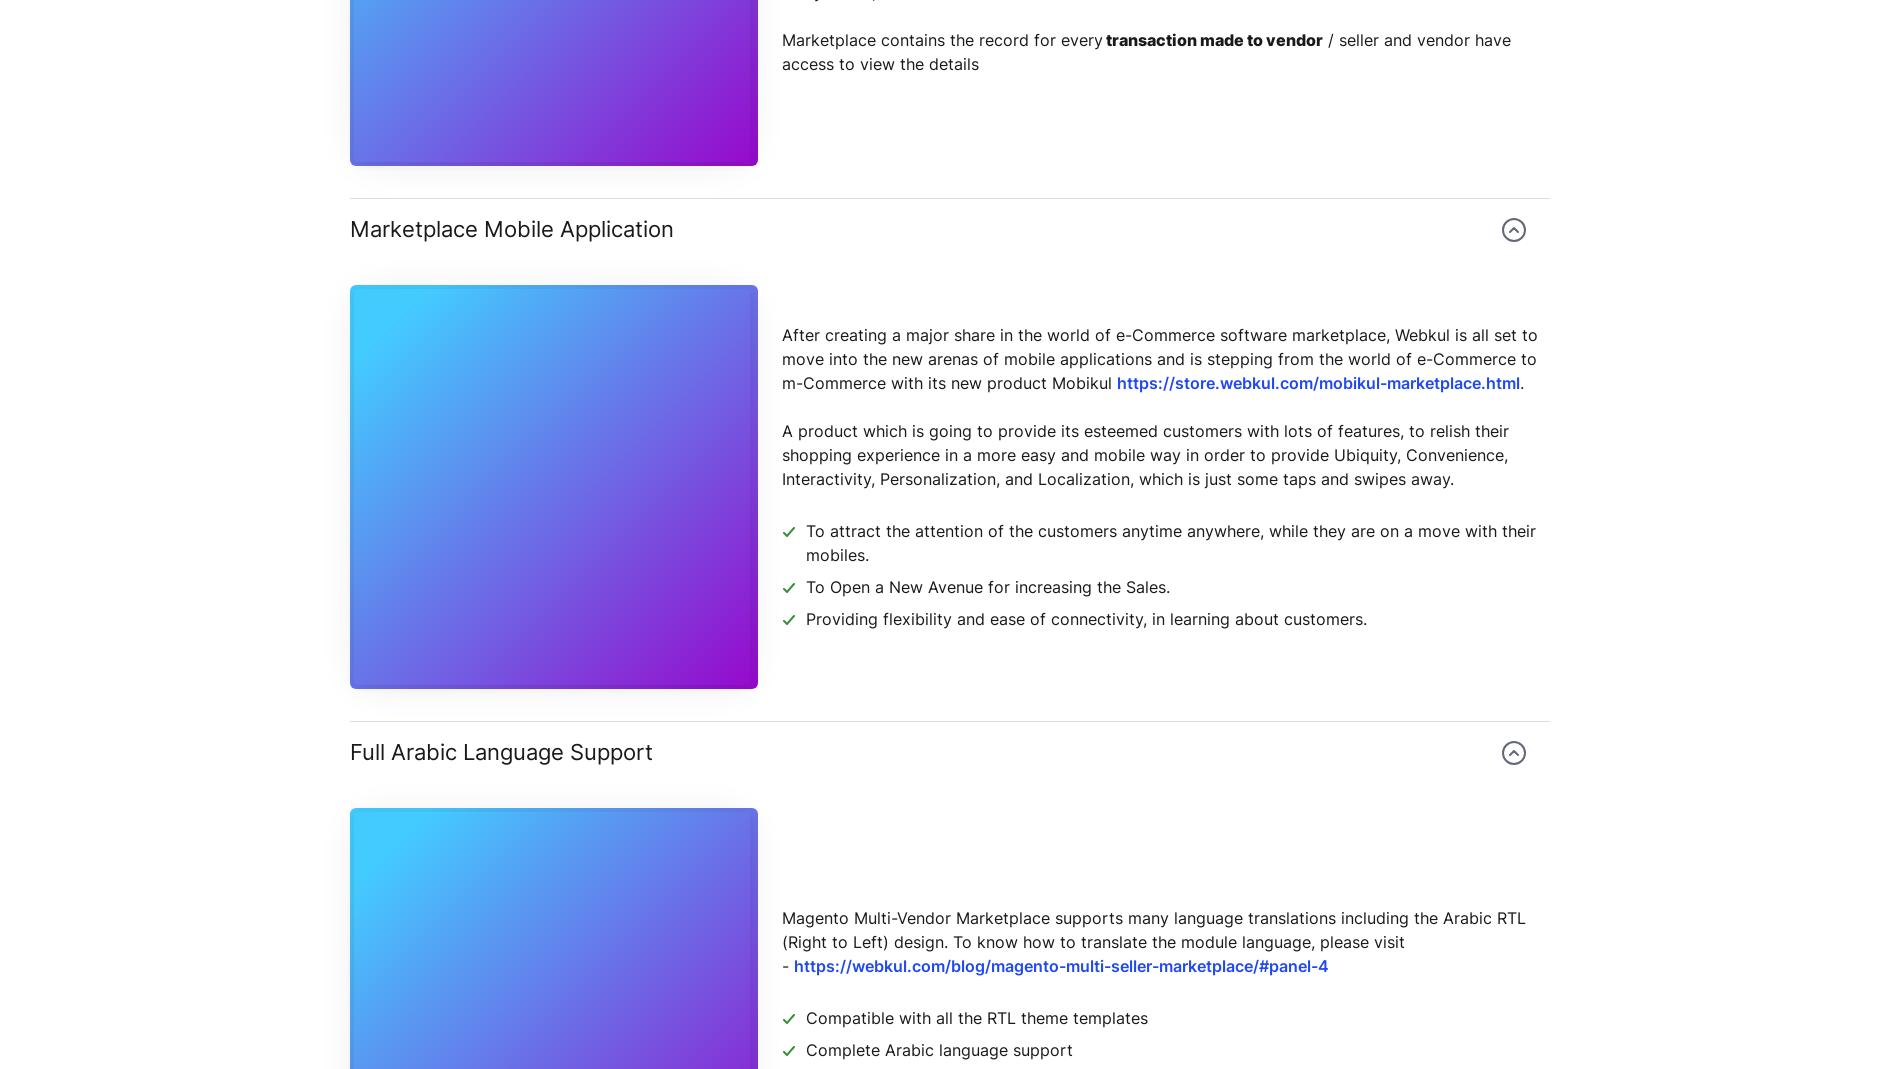 Image resolution: width=1900 pixels, height=1069 pixels. I want to click on 'To Open a New Avenue for increasing the Sales.', so click(988, 586).